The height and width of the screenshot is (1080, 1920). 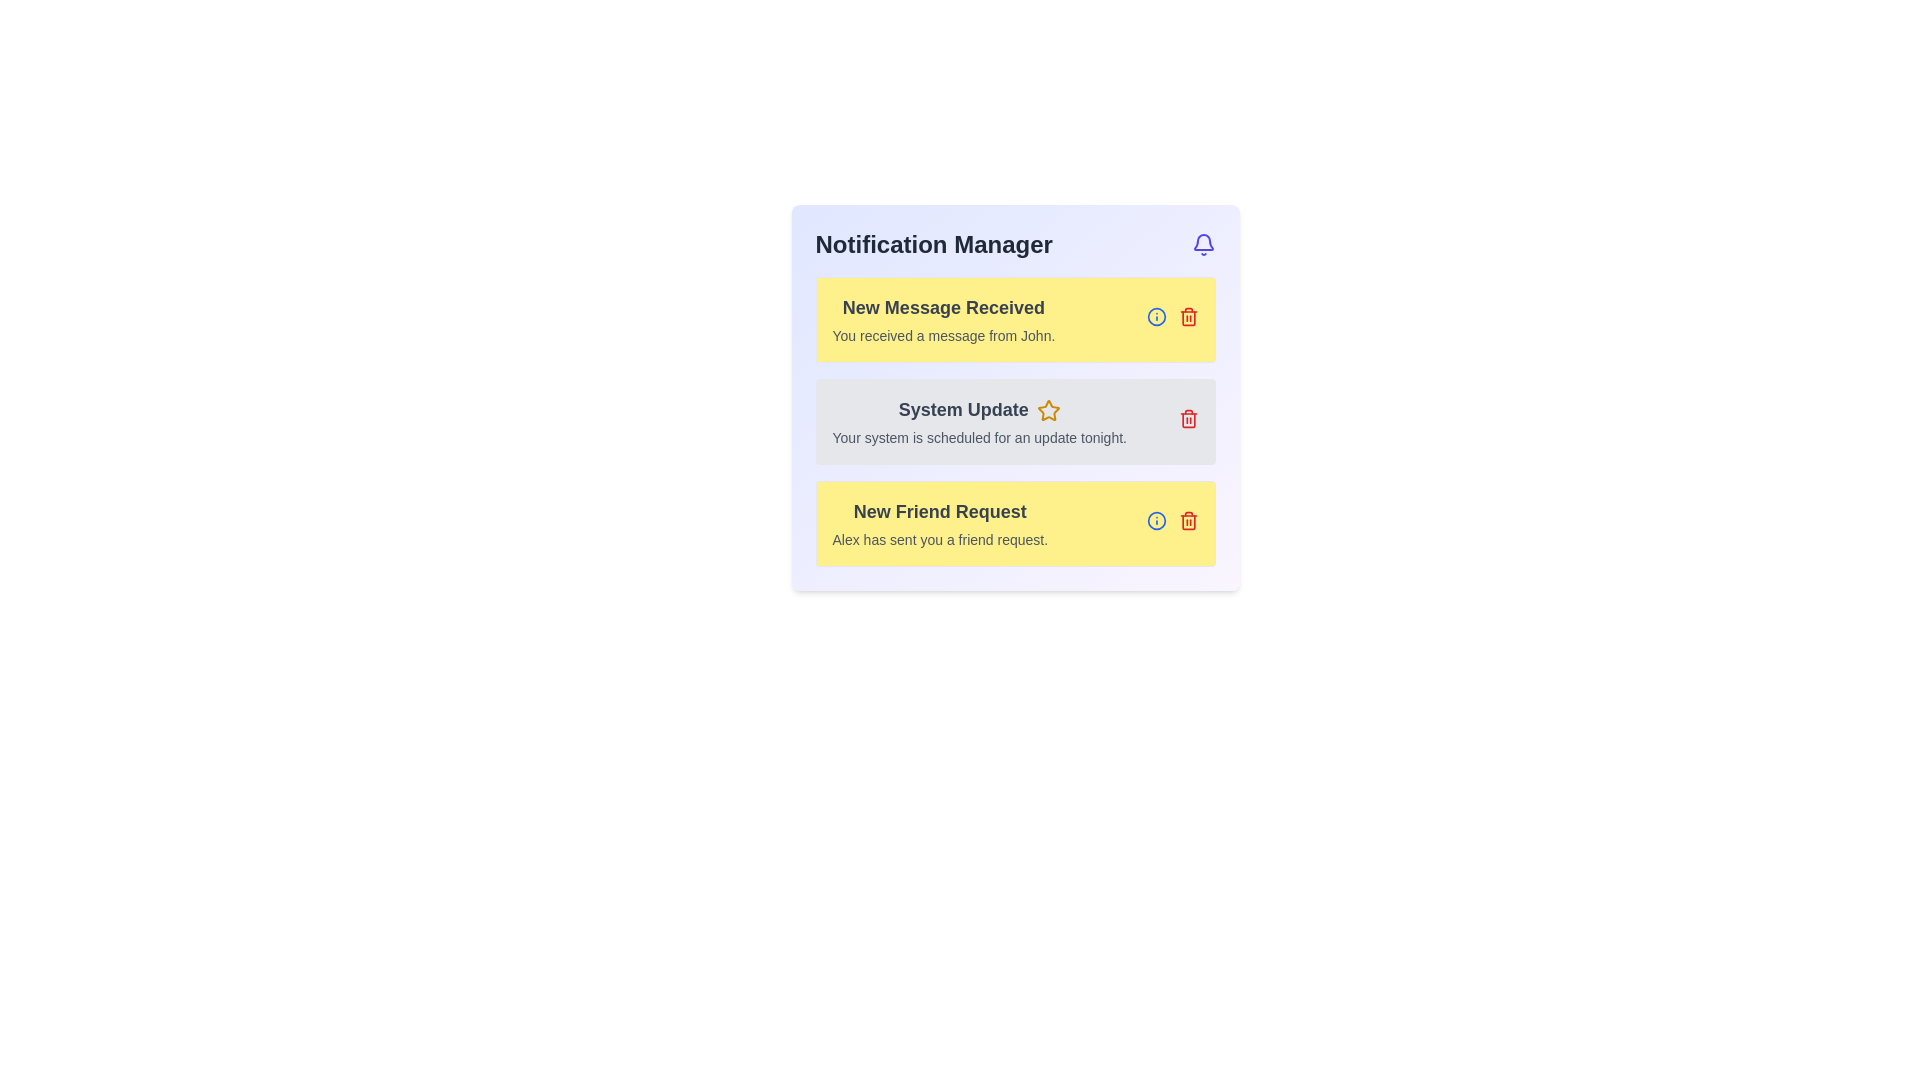 What do you see at coordinates (1188, 417) in the screenshot?
I see `the delete button icon located at the right edge of the 'System Update' notification card to possibly see a tooltip` at bounding box center [1188, 417].